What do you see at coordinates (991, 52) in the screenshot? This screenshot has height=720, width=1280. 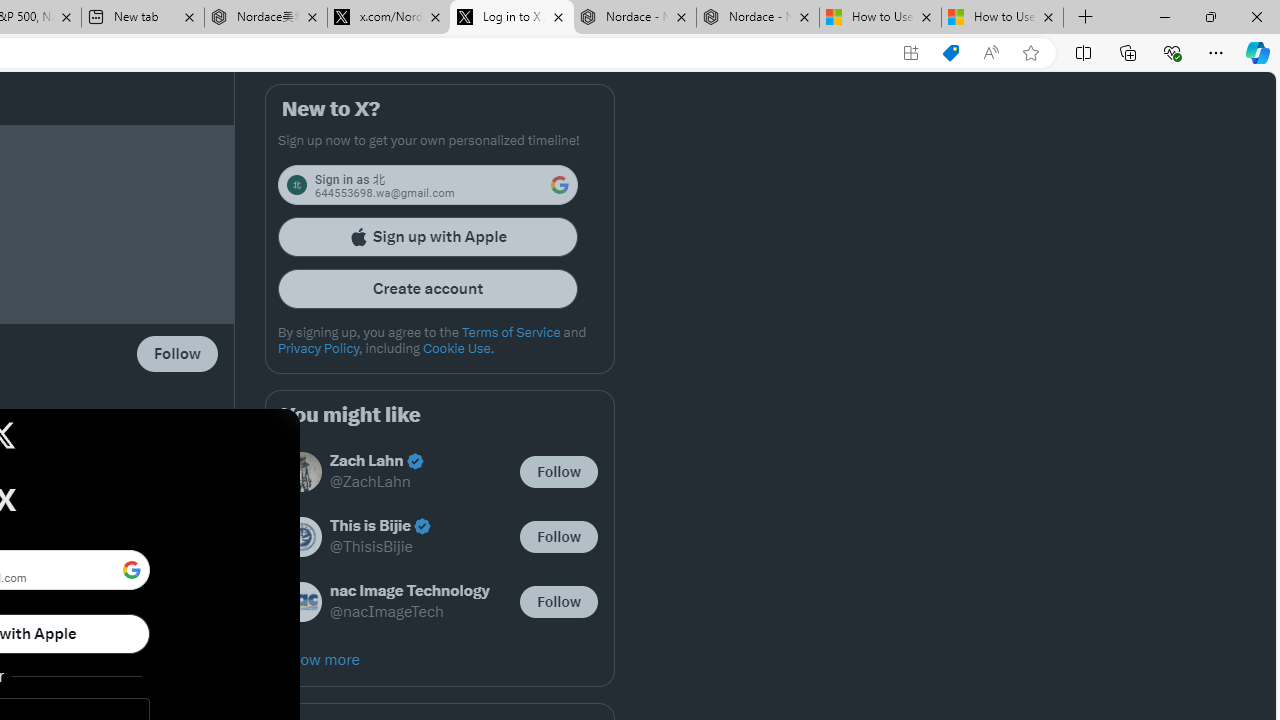 I see `'Read aloud this page (Ctrl+Shift+U)'` at bounding box center [991, 52].